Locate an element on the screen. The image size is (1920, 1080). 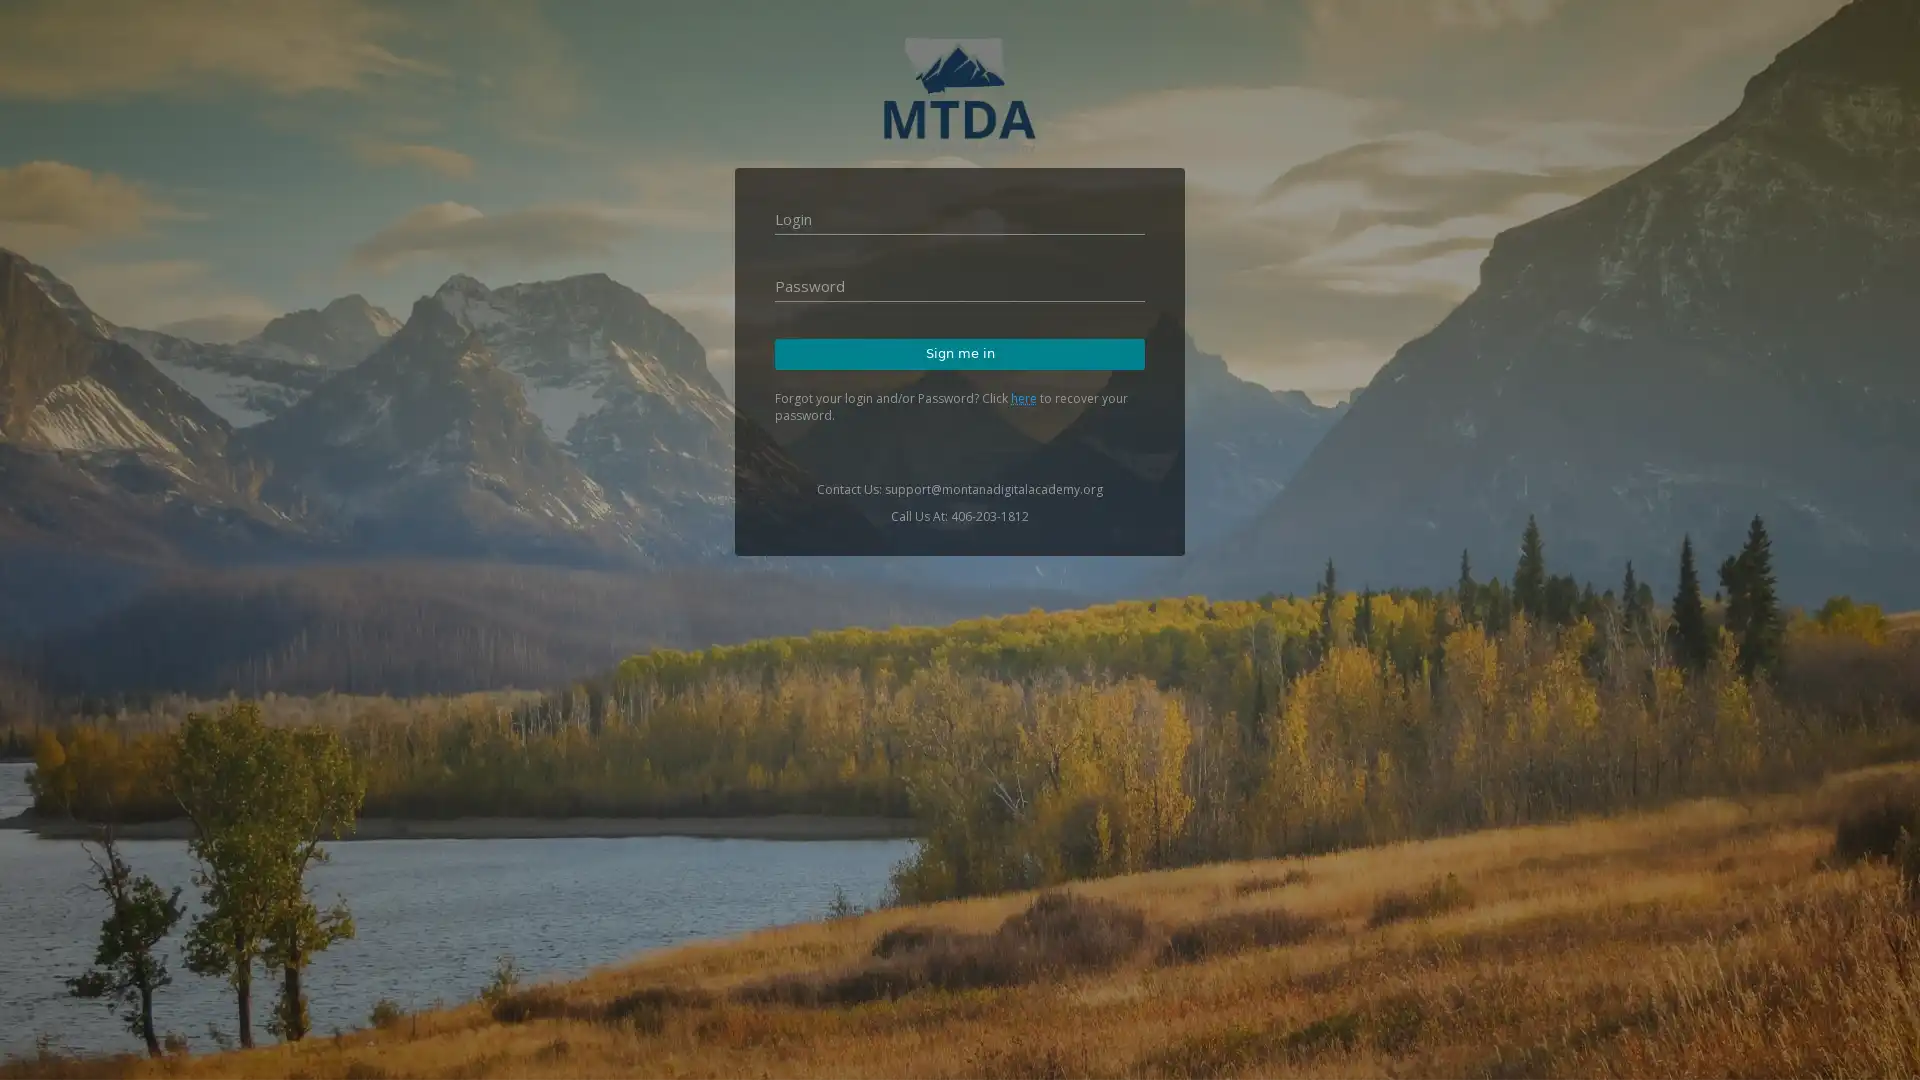
Sign me in is located at coordinates (960, 353).